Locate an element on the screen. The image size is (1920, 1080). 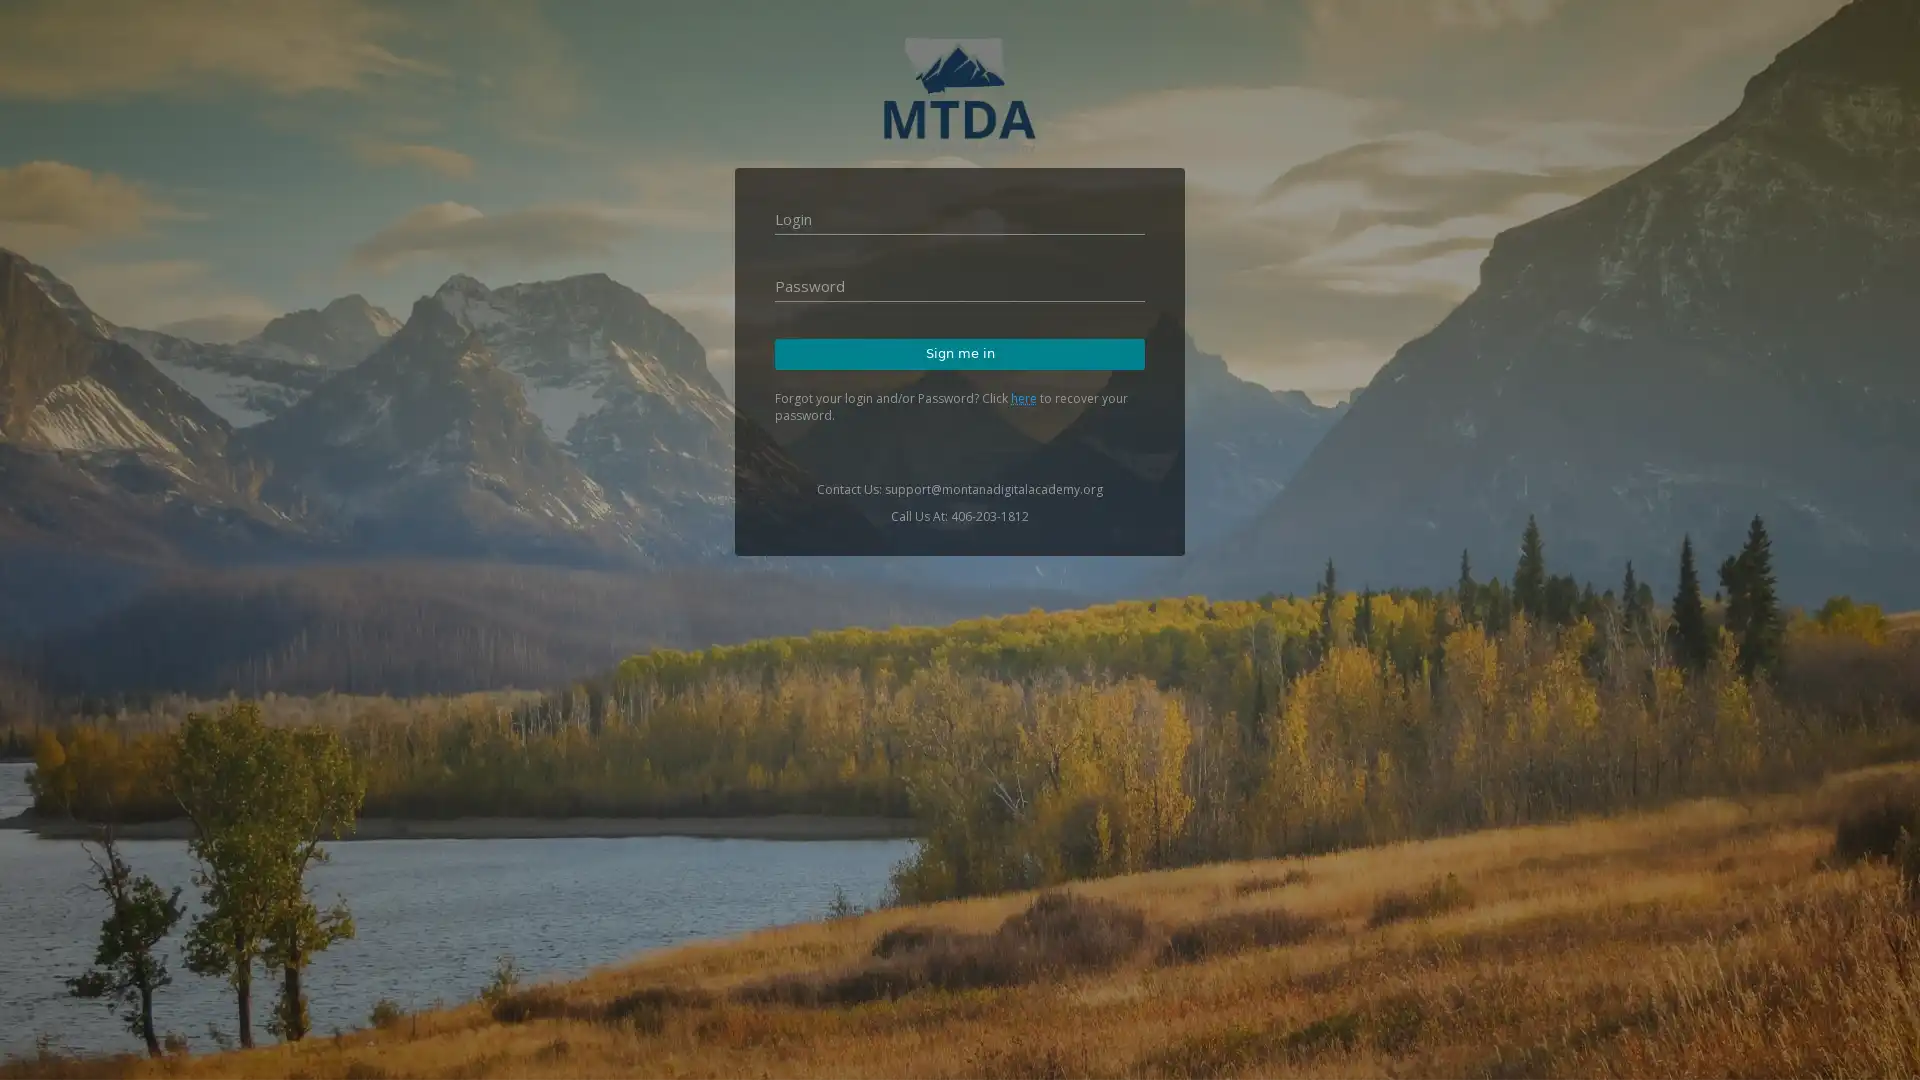
Sign me in is located at coordinates (960, 353).